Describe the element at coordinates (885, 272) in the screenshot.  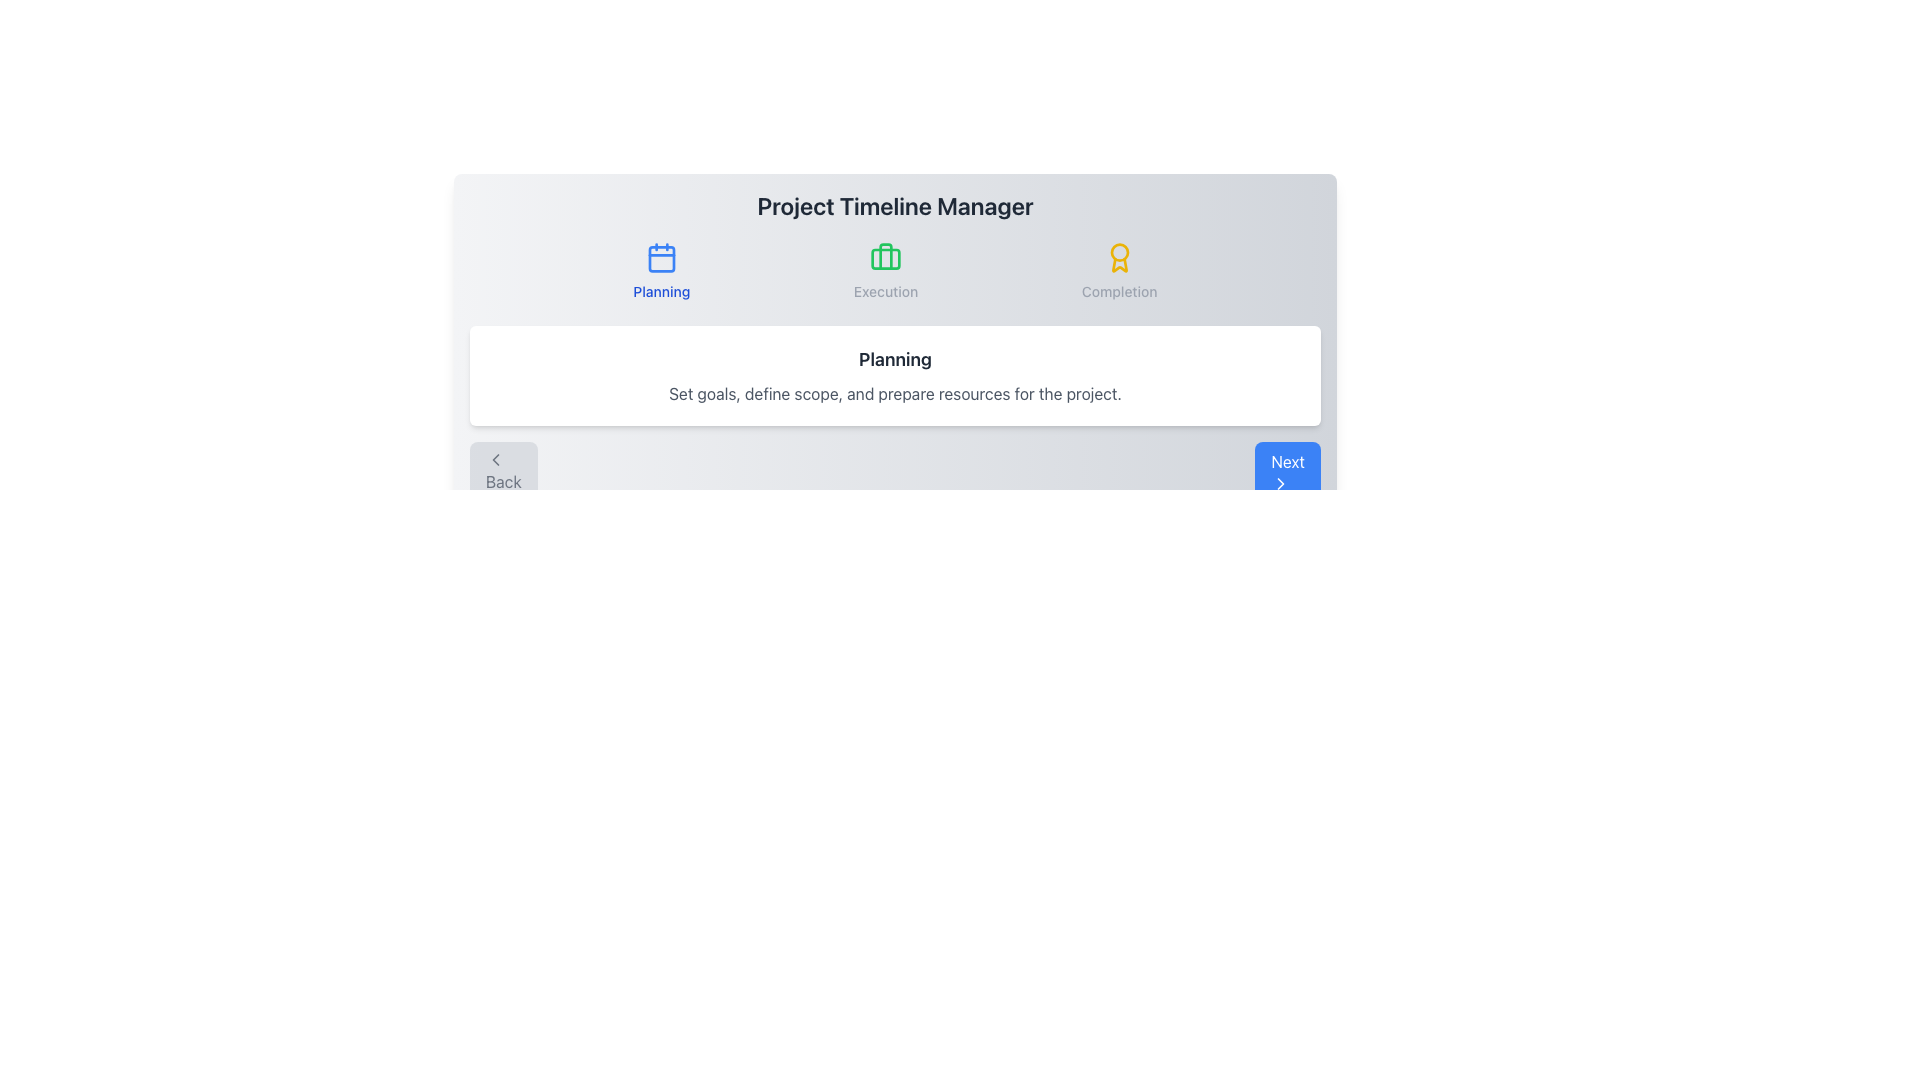
I see `the second navigation item labeled 'Execution', which features a green briefcase icon above the gray text 'Execution'` at that location.